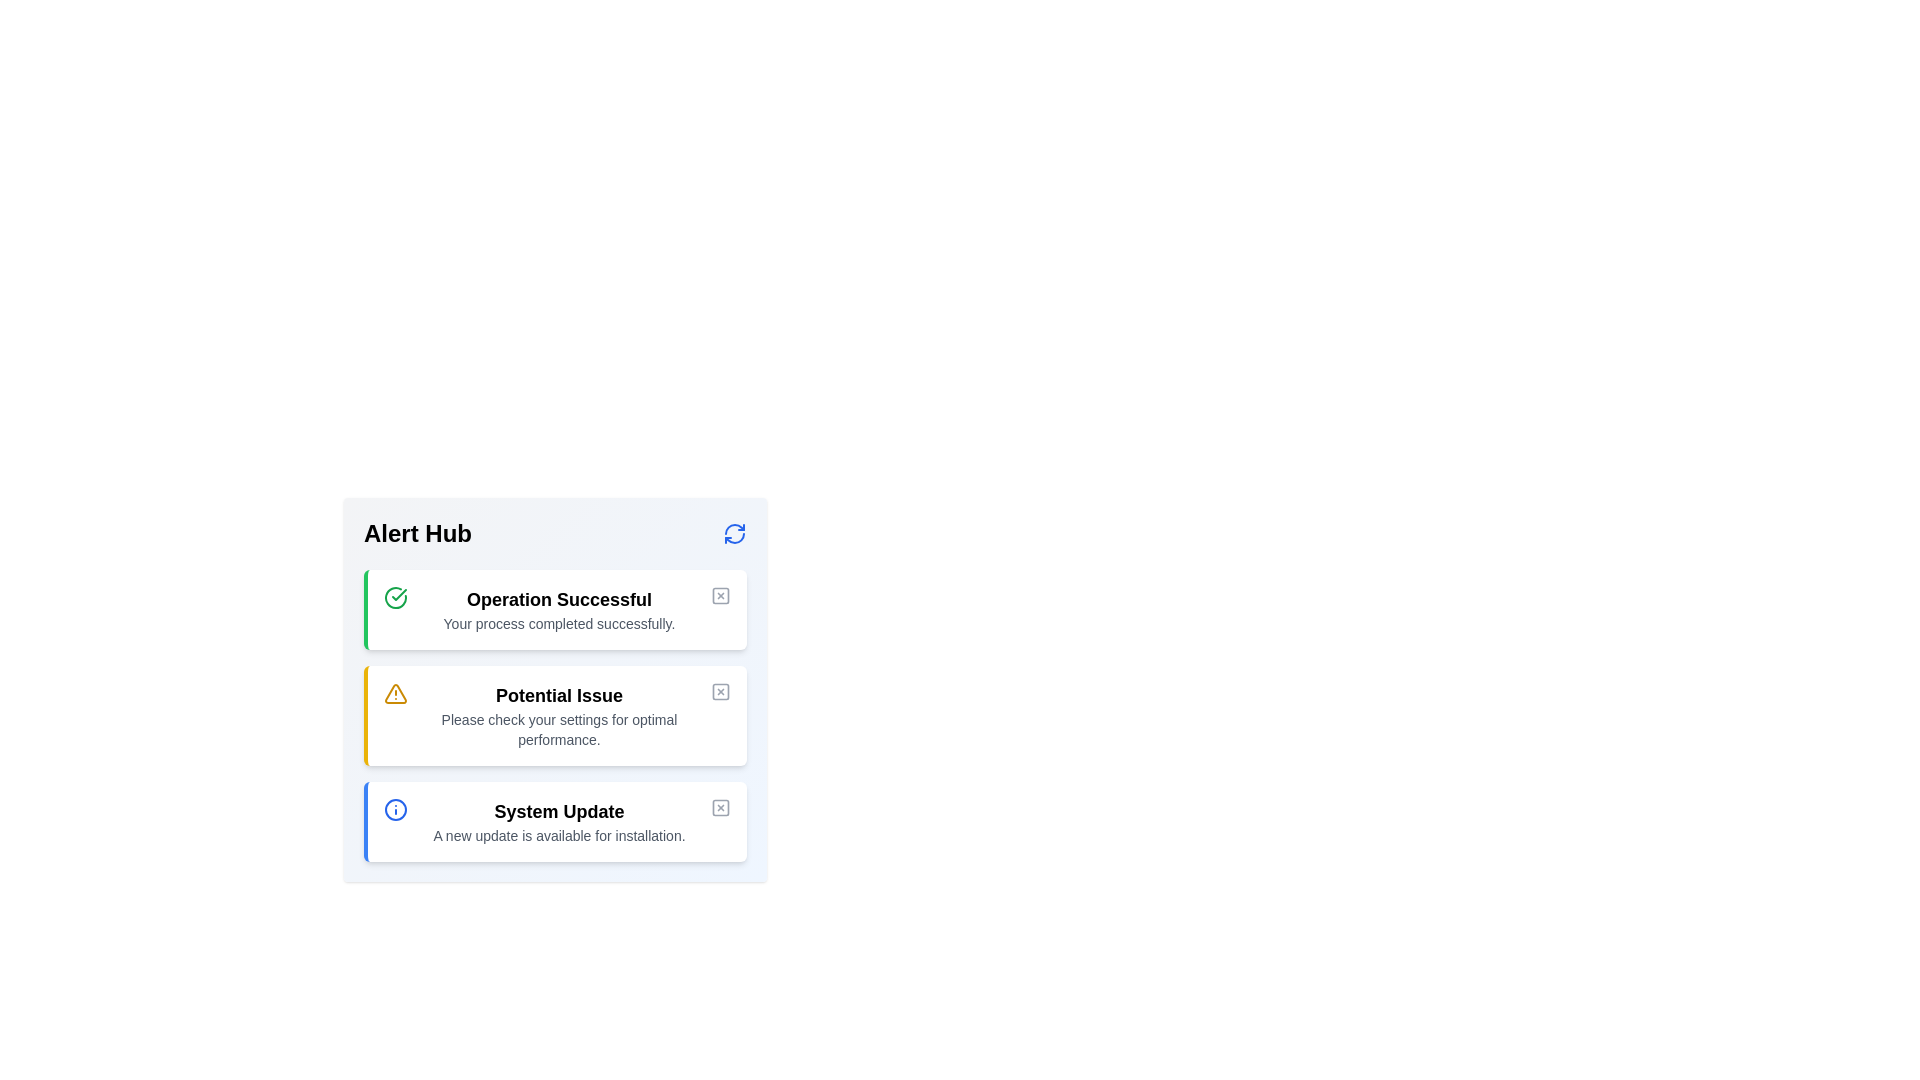  Describe the element at coordinates (559, 715) in the screenshot. I see `the warning notification text block` at that location.